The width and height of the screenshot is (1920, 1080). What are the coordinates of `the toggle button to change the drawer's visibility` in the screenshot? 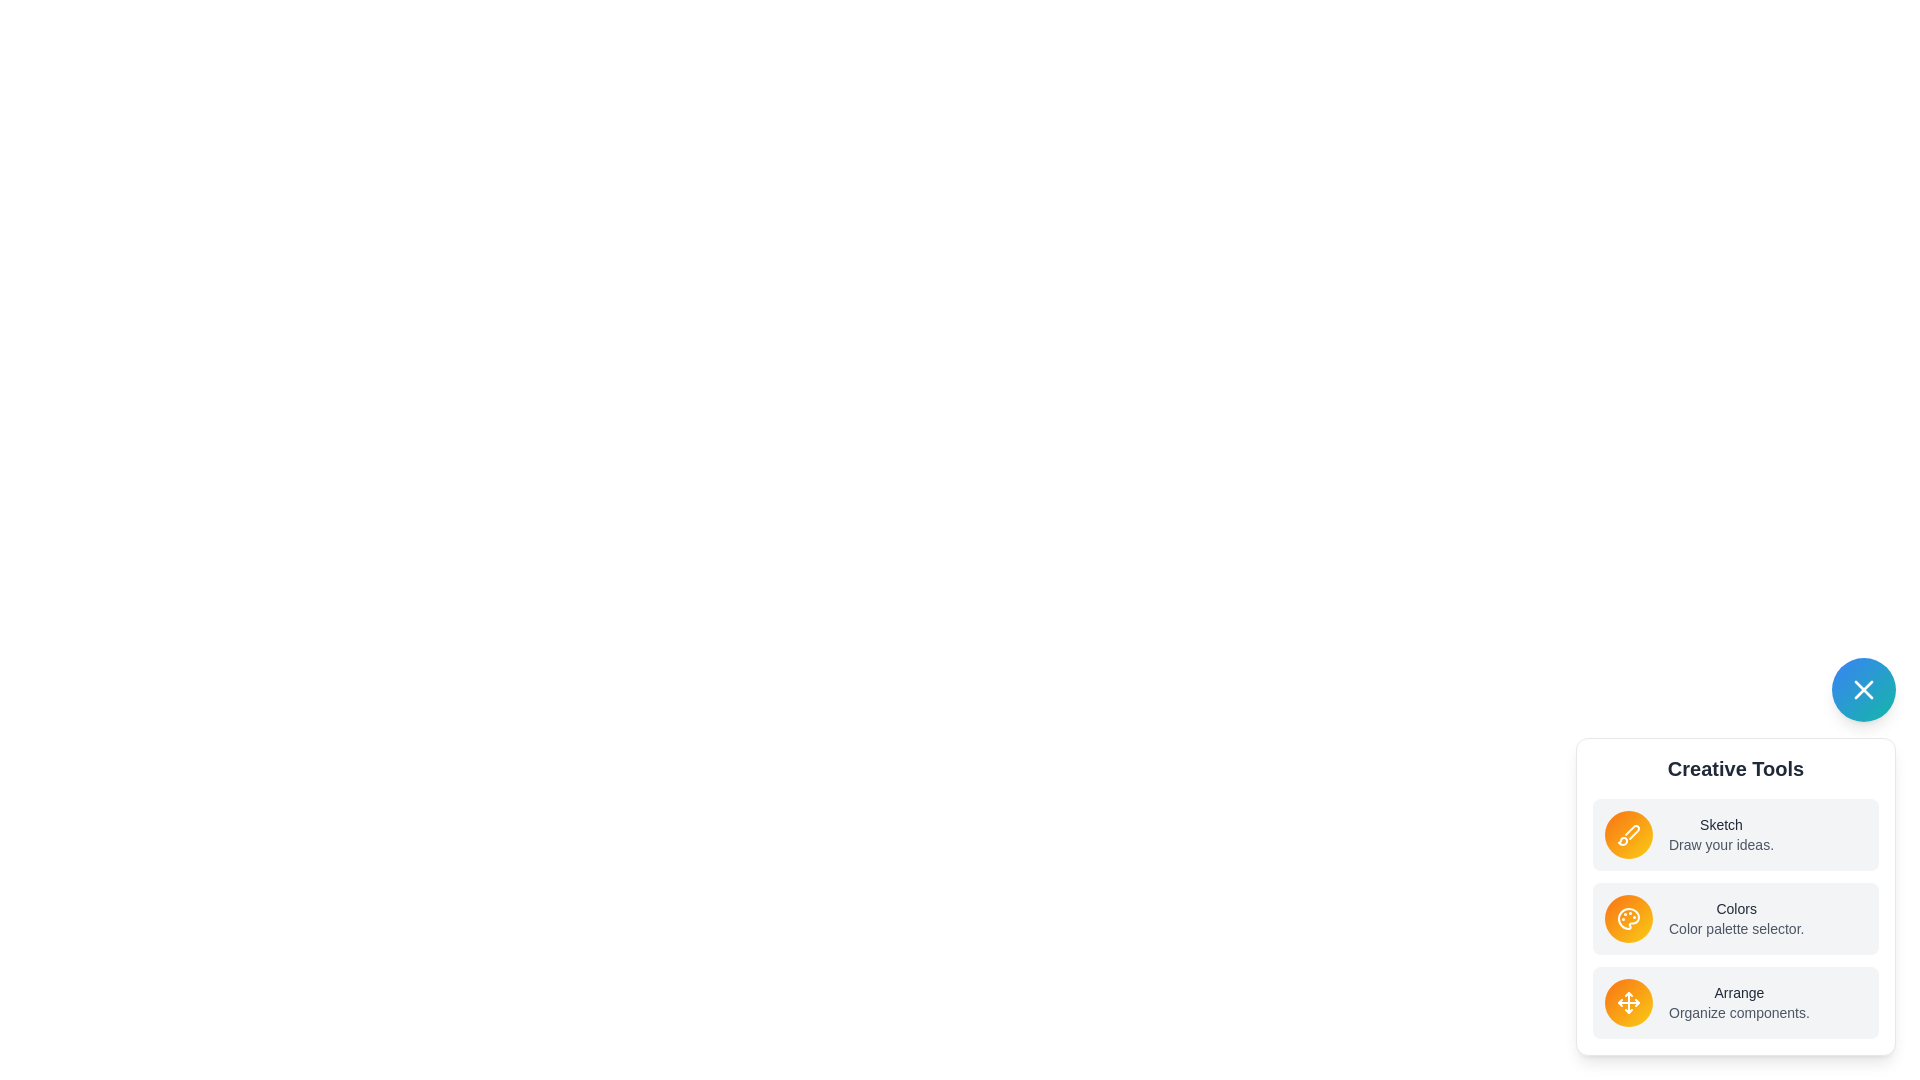 It's located at (1862, 689).